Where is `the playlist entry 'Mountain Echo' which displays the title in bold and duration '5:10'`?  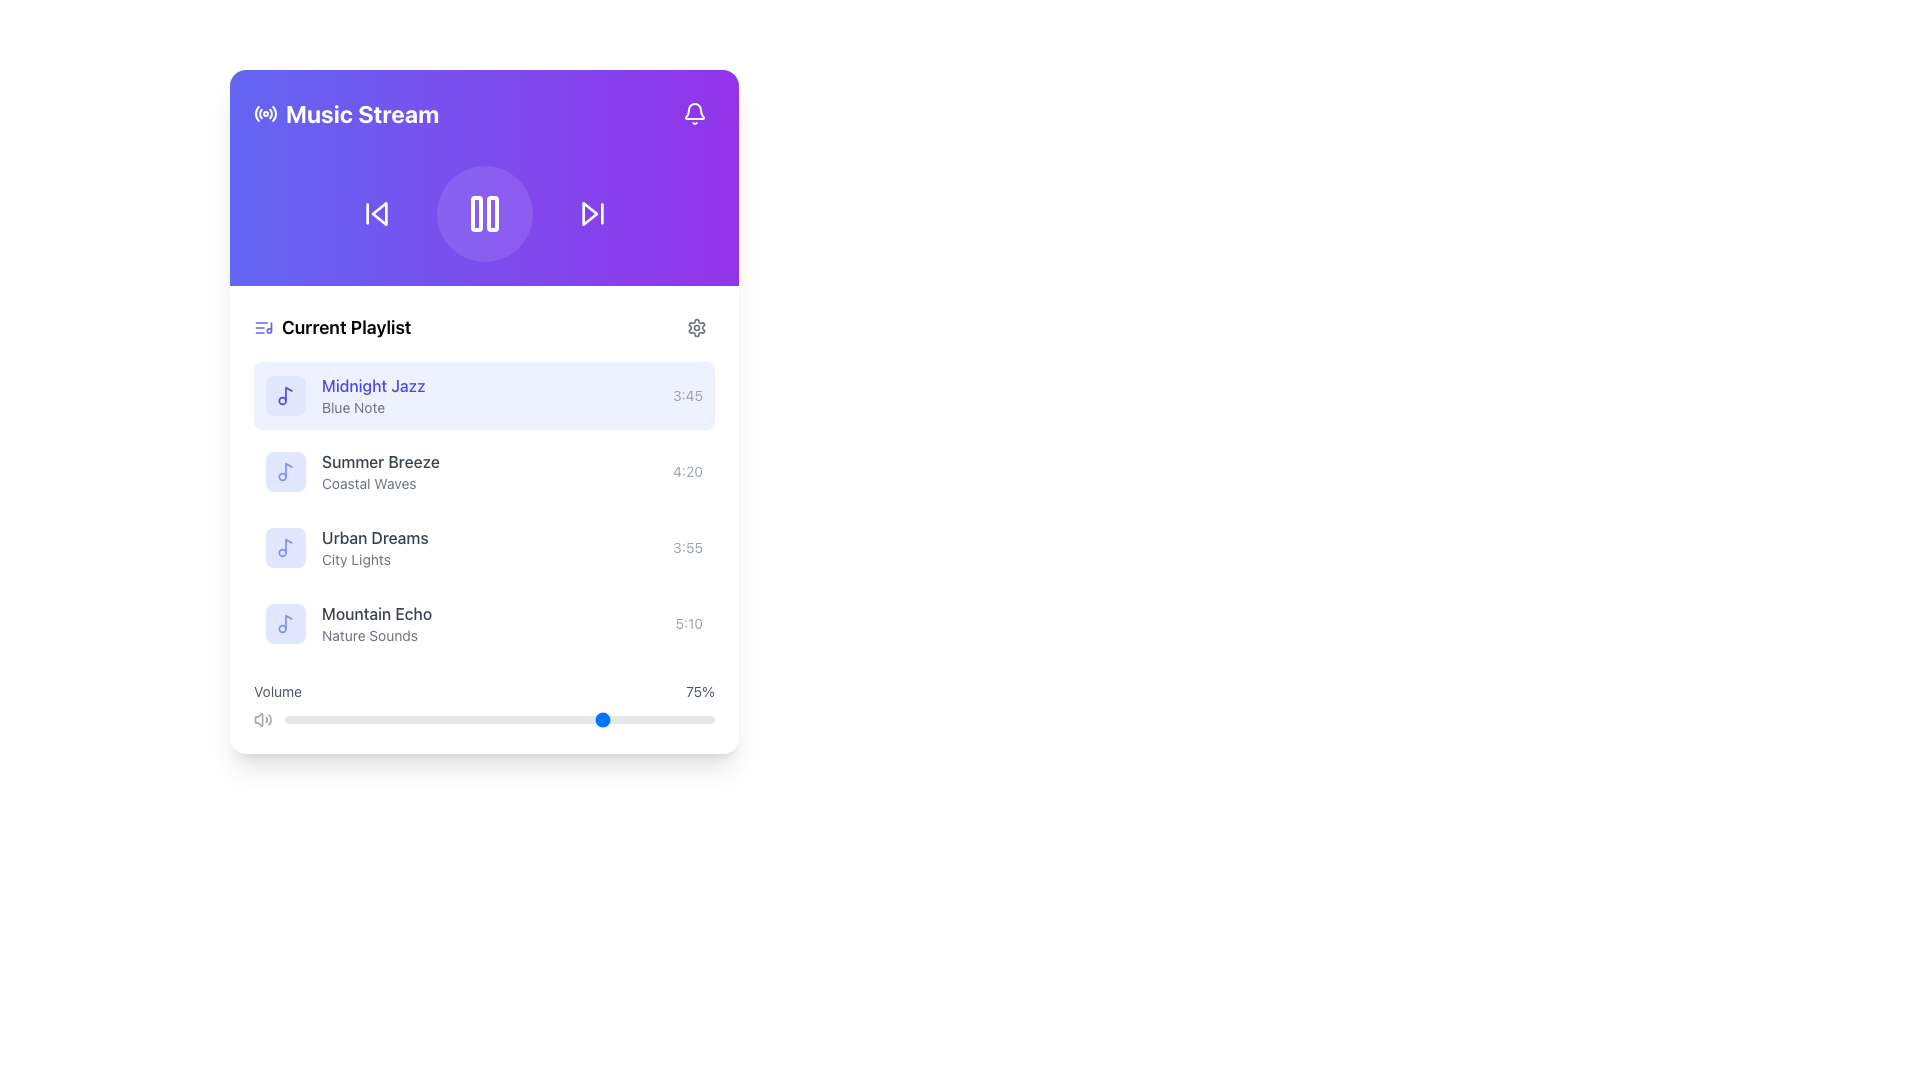
the playlist entry 'Mountain Echo' which displays the title in bold and duration '5:10' is located at coordinates (484, 623).